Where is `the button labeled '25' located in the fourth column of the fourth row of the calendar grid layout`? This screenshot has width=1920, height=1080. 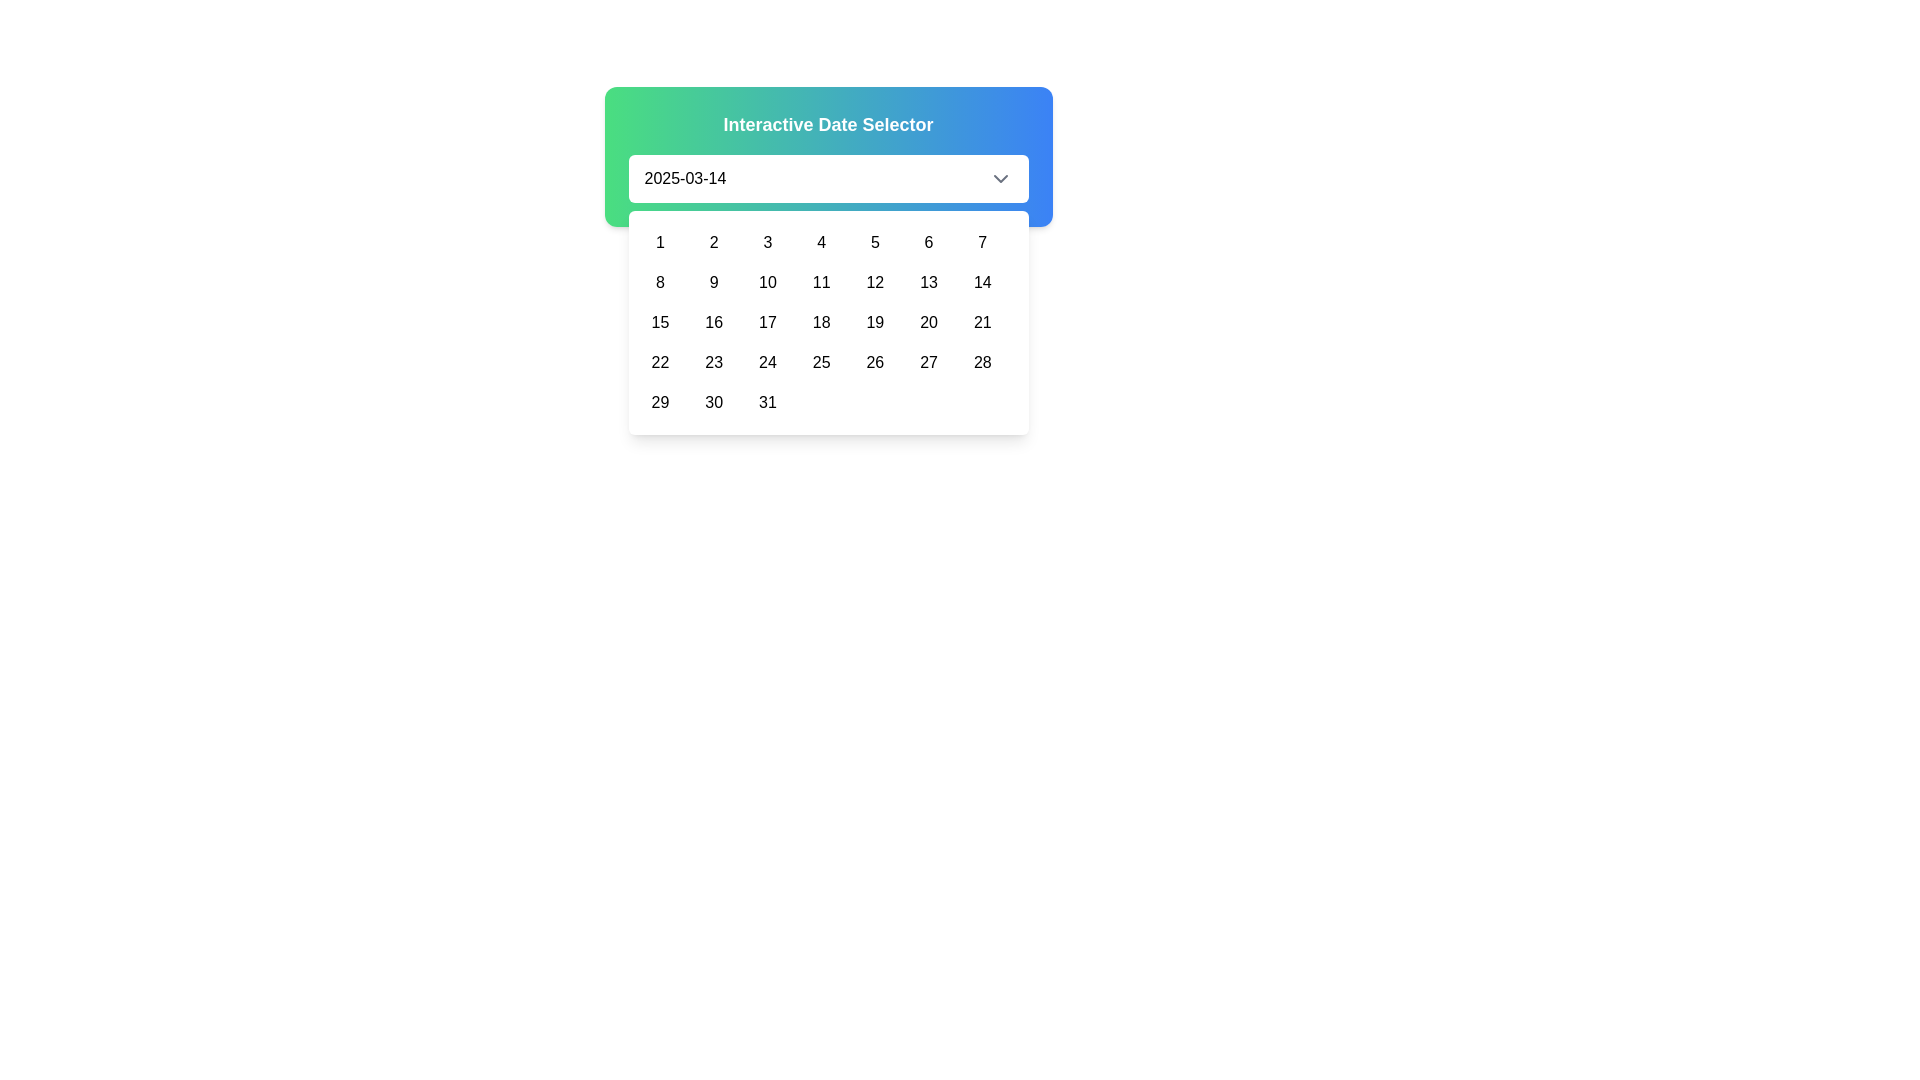 the button labeled '25' located in the fourth column of the fourth row of the calendar grid layout is located at coordinates (821, 362).